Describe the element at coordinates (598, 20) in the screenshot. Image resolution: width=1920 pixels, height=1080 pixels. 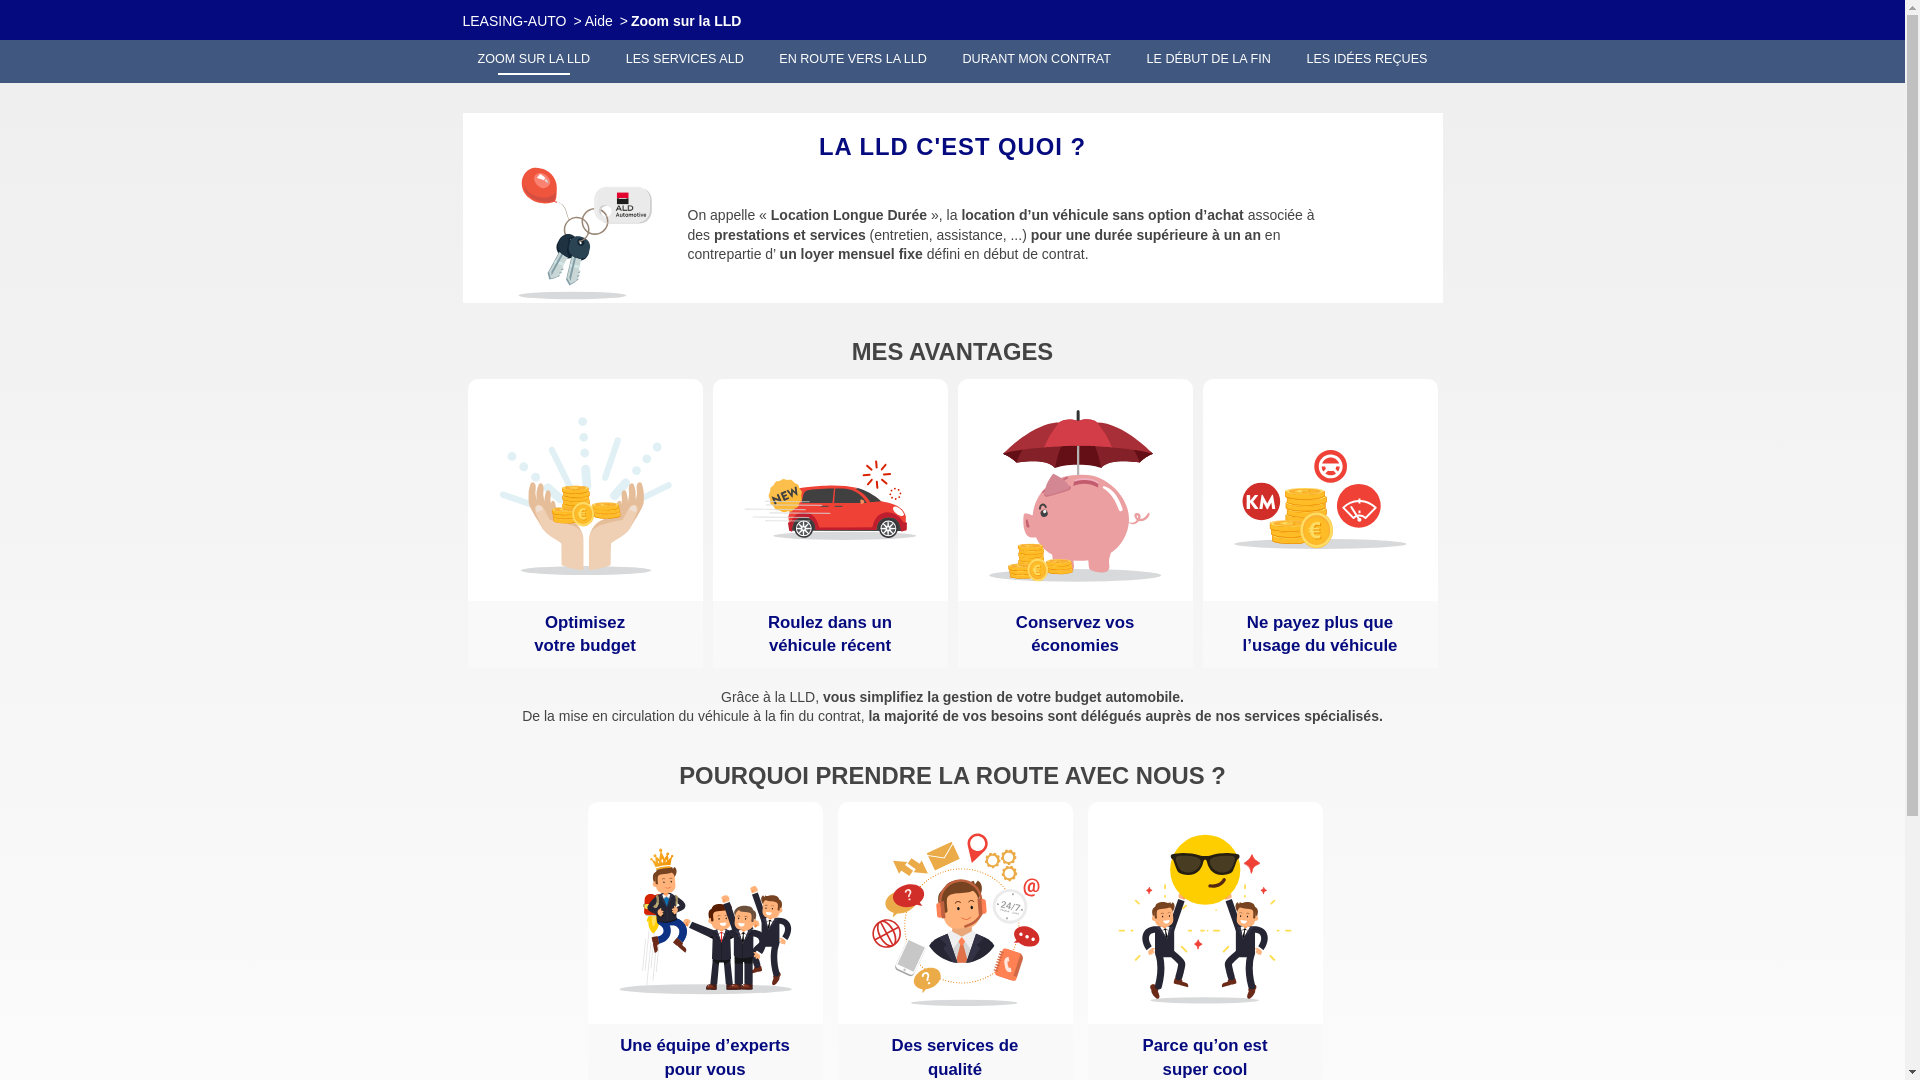
I see `'Aide'` at that location.